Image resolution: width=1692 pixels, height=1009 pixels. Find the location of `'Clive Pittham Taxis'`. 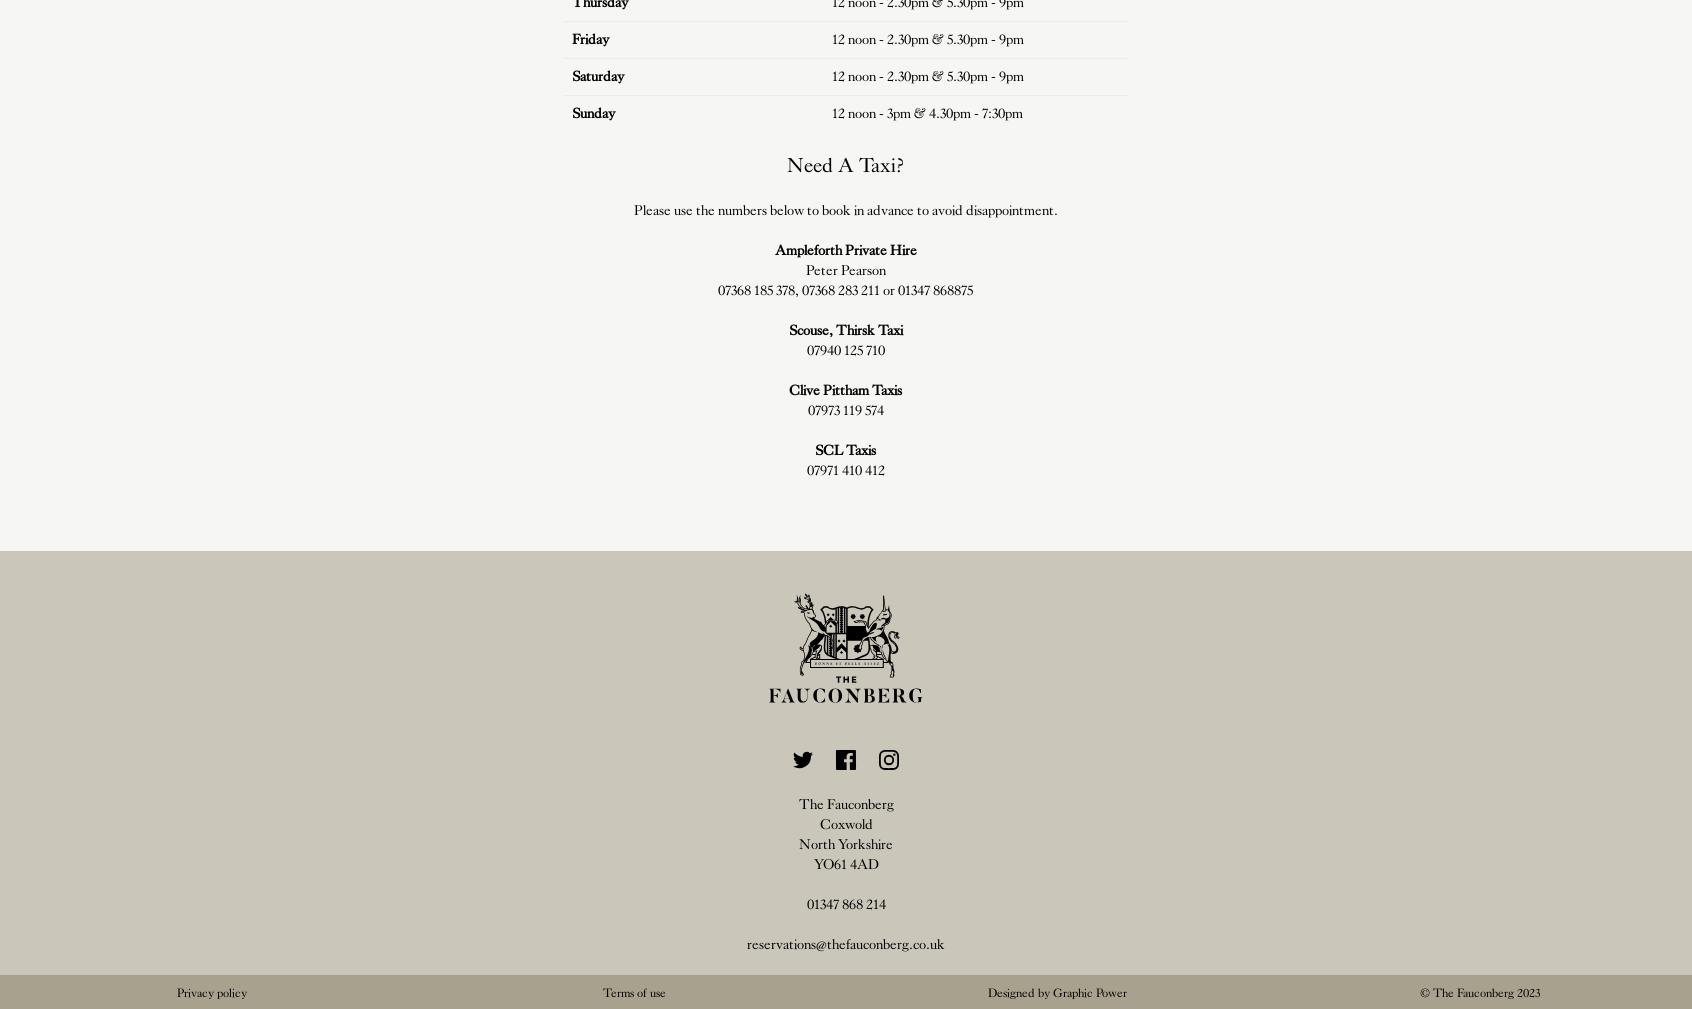

'Clive Pittham Taxis' is located at coordinates (845, 388).